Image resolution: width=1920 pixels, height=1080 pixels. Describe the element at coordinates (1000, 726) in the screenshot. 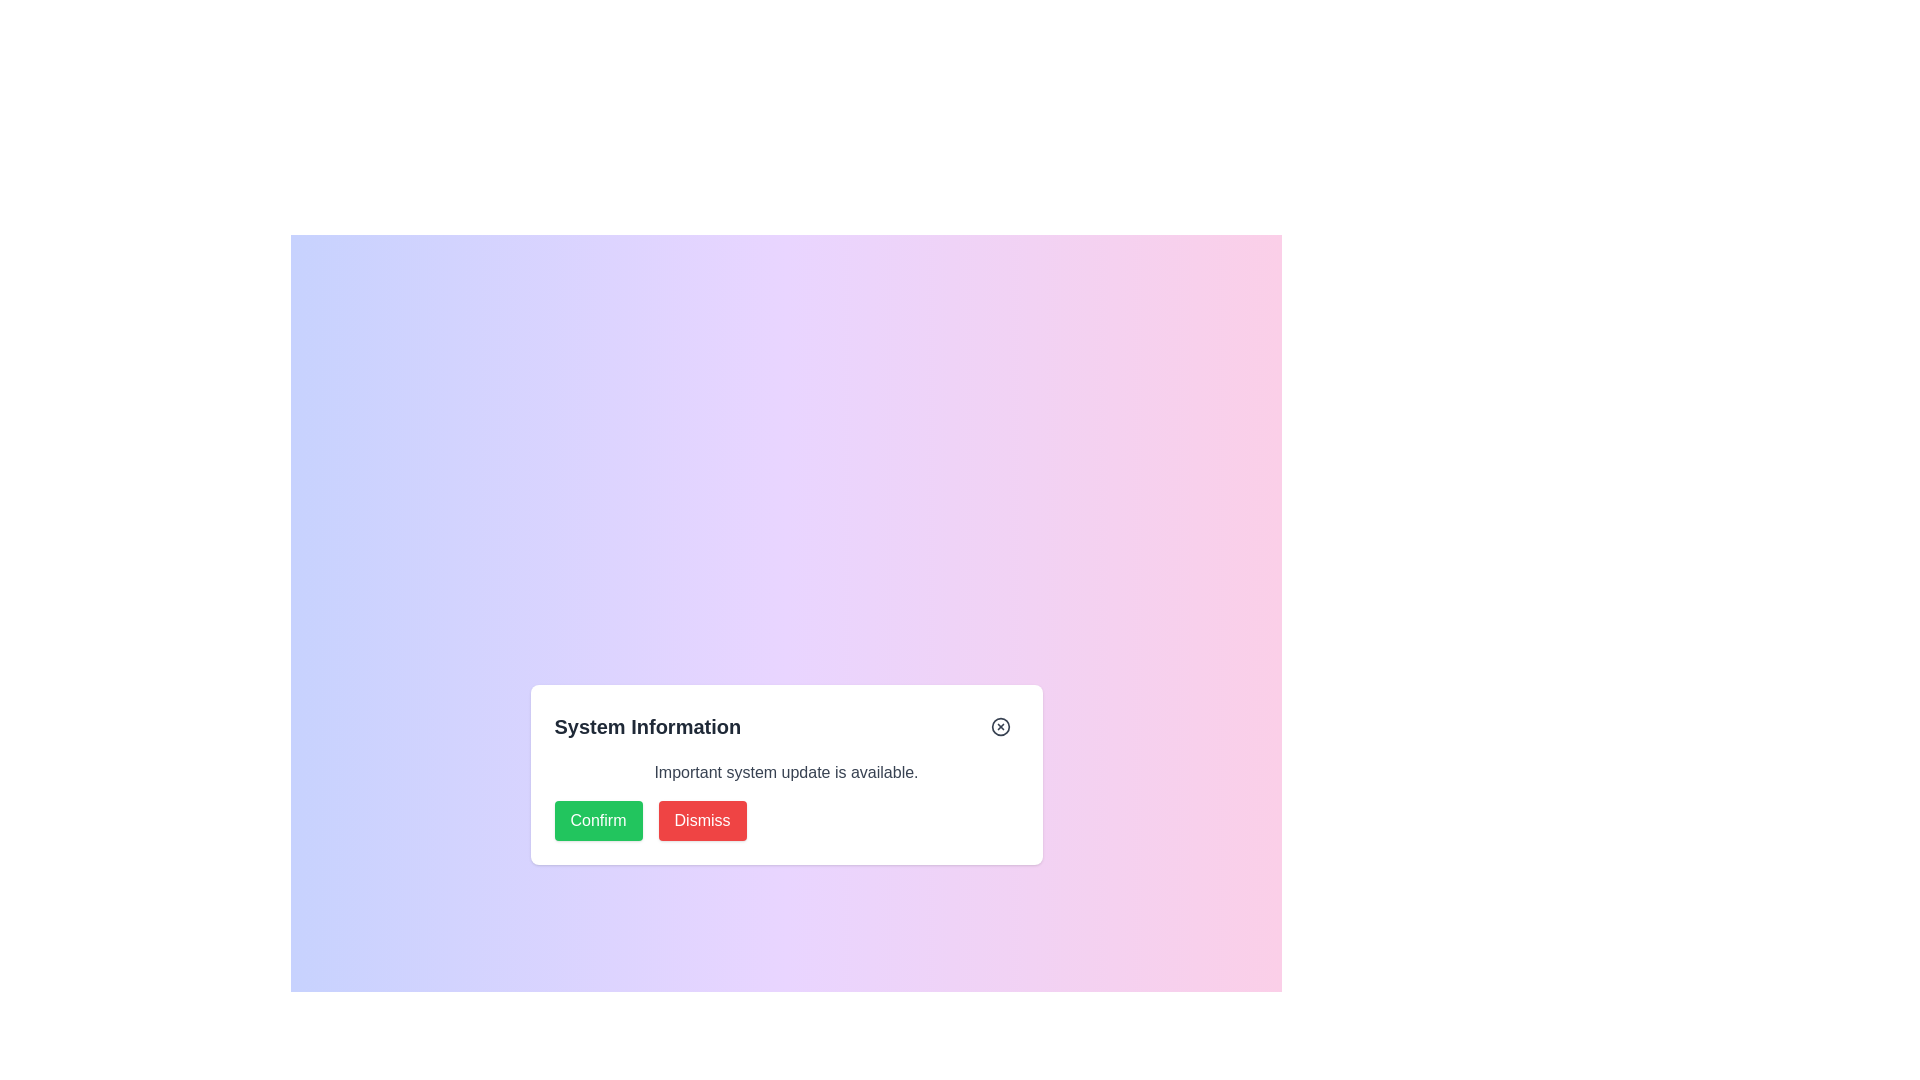

I see `the circular button with an 'X' icon located at the top-right corner of the 'System Information' panel to trigger the hover effect` at that location.